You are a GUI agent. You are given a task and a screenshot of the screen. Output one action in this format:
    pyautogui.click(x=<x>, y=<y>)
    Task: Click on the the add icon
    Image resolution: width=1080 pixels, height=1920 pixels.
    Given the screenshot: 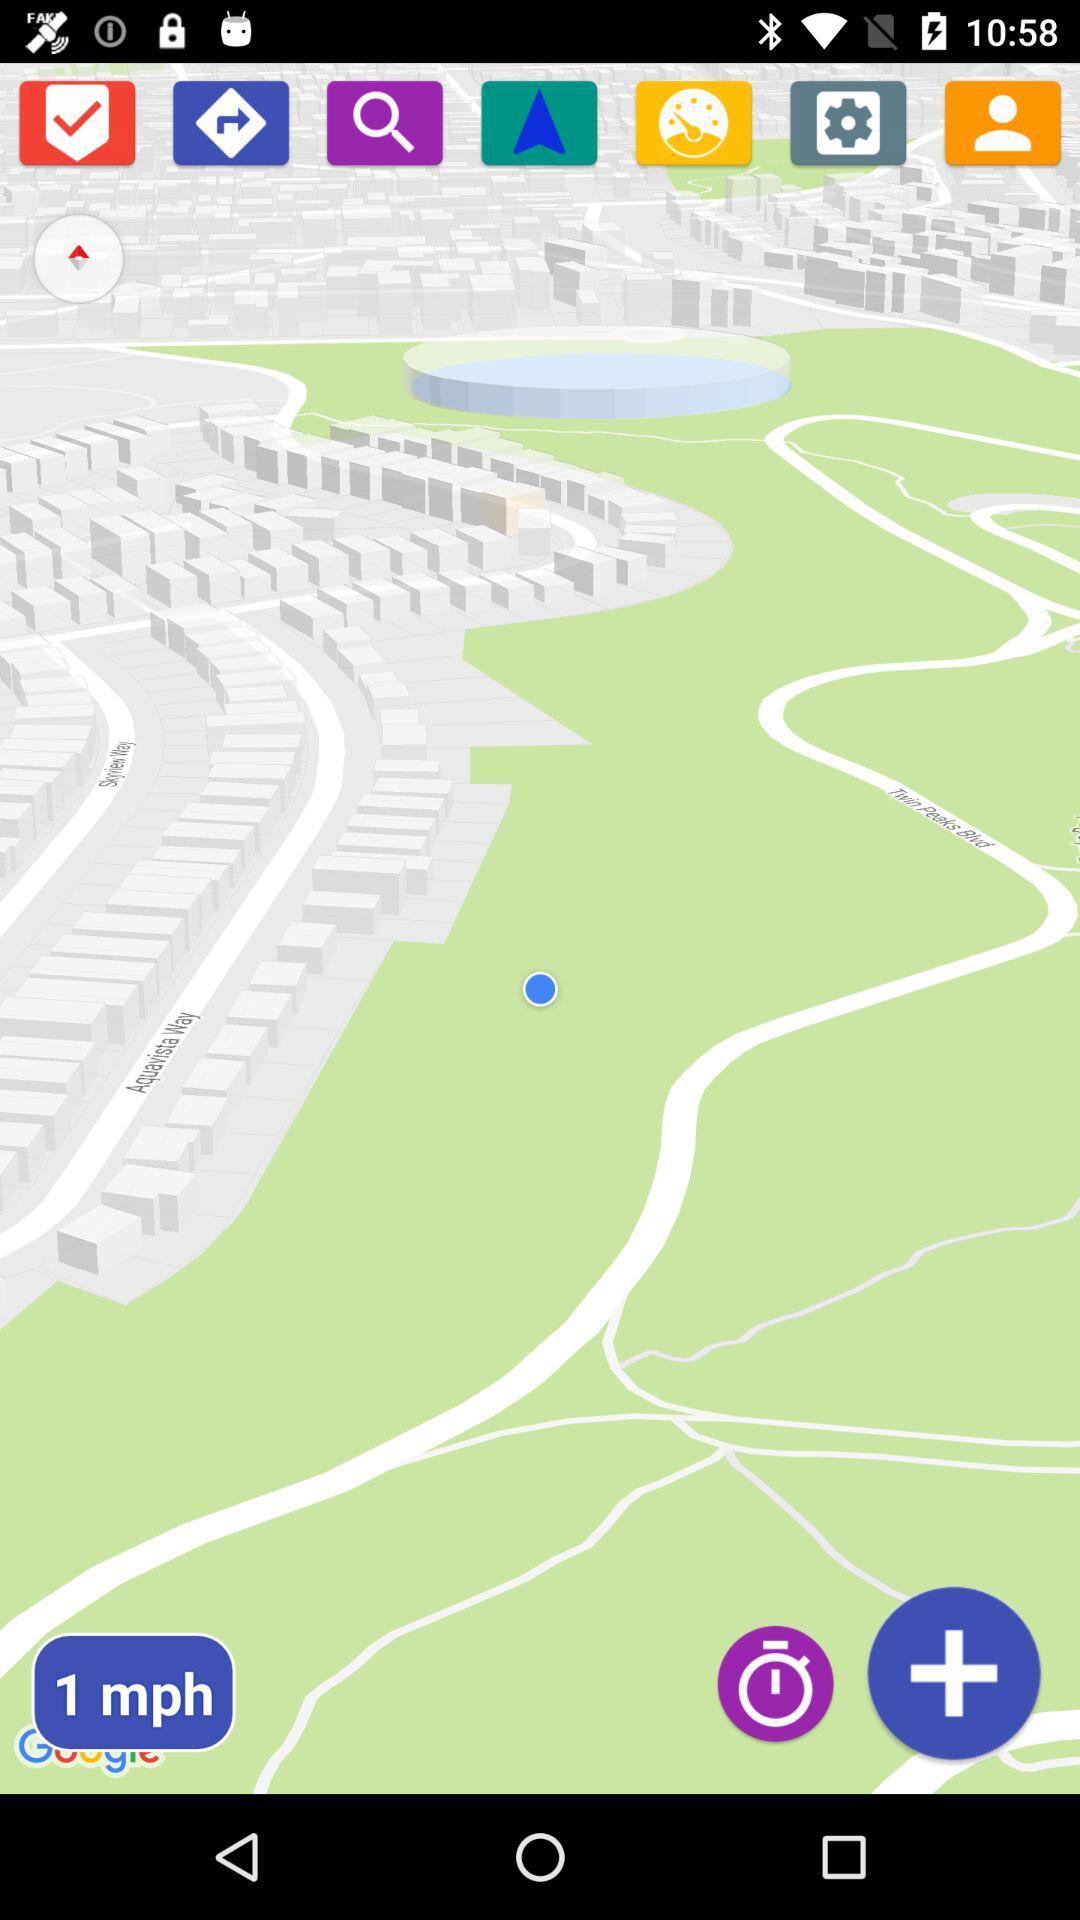 What is the action you would take?
    pyautogui.click(x=952, y=1673)
    